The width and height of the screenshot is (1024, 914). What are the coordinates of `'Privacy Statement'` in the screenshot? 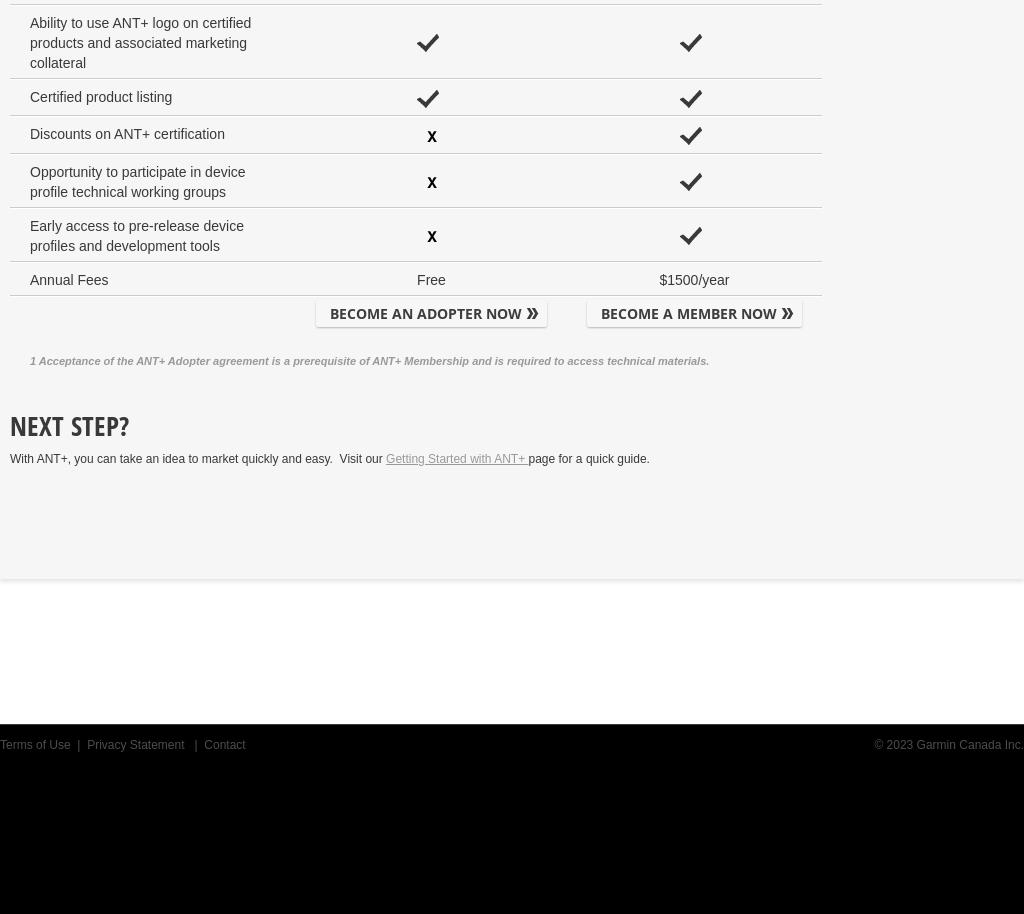 It's located at (136, 745).